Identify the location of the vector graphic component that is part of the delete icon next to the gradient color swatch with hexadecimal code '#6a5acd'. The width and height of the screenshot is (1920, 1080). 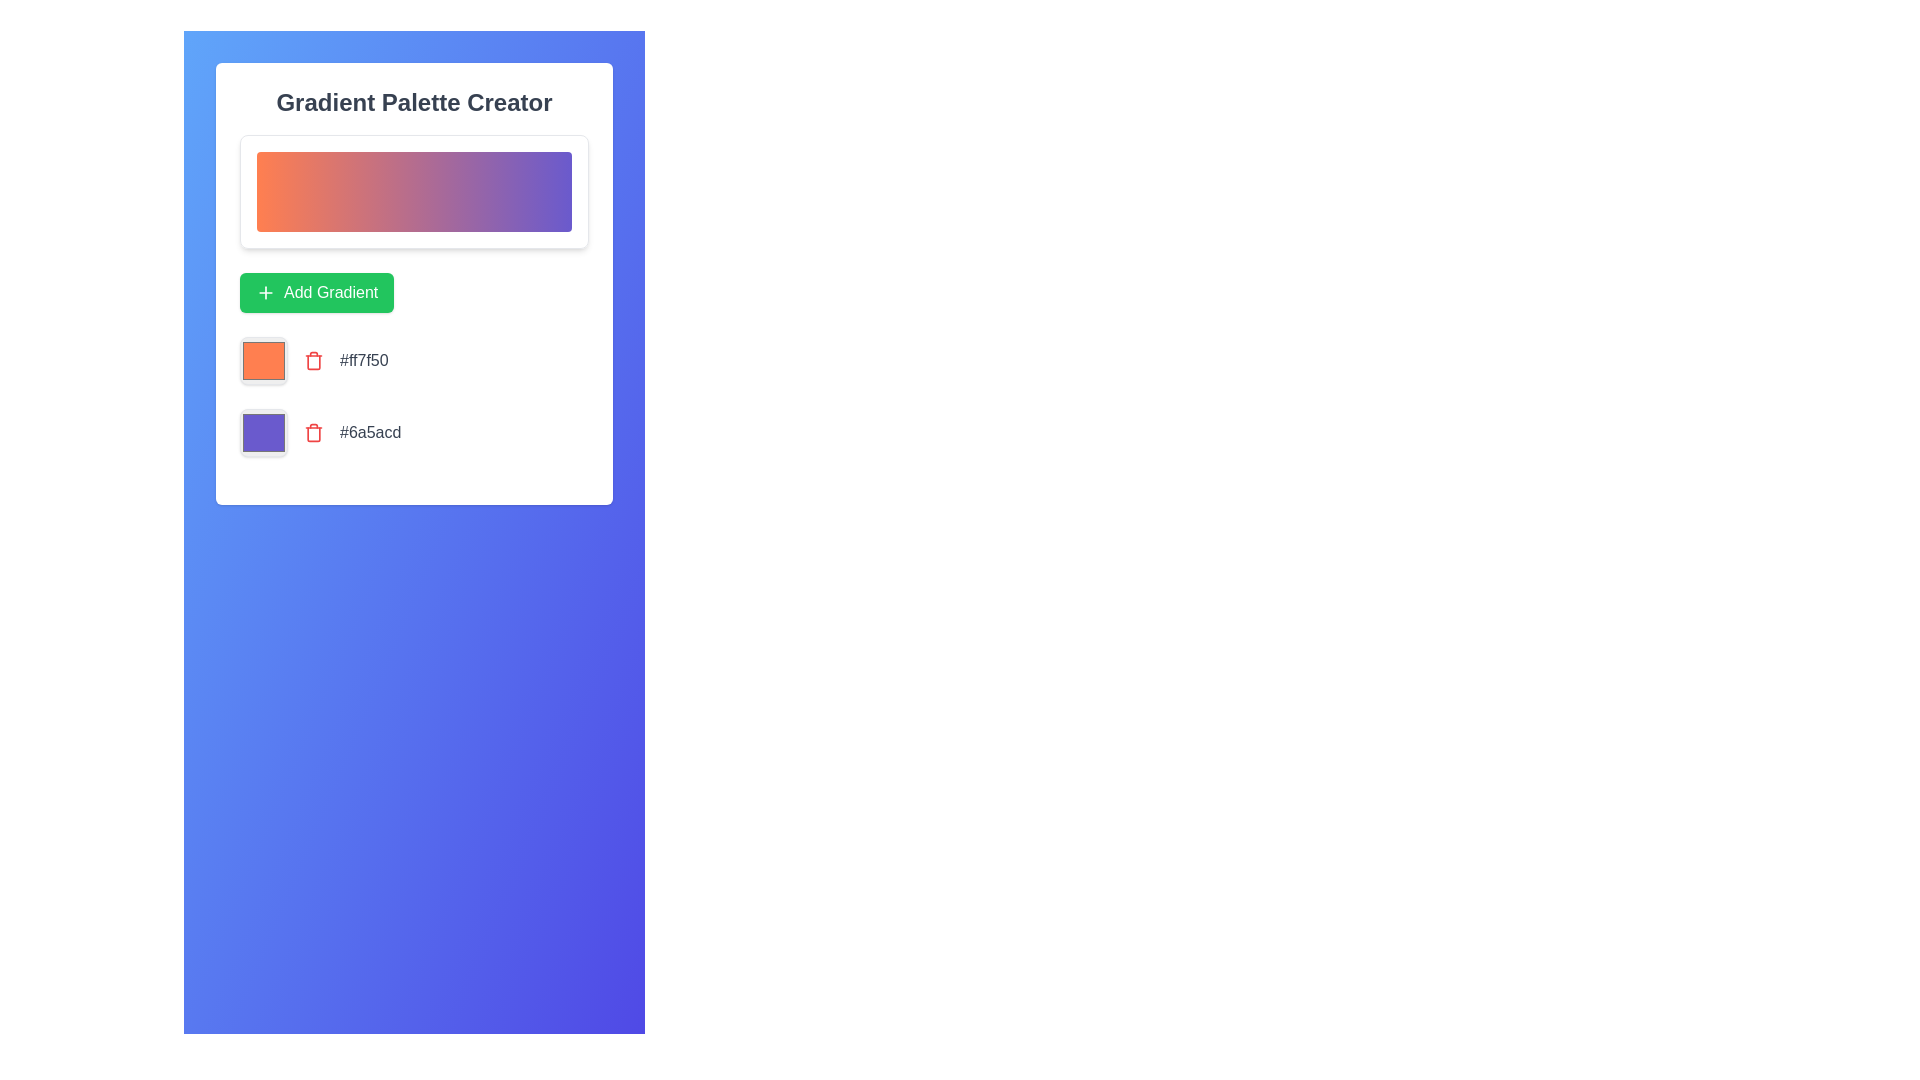
(312, 433).